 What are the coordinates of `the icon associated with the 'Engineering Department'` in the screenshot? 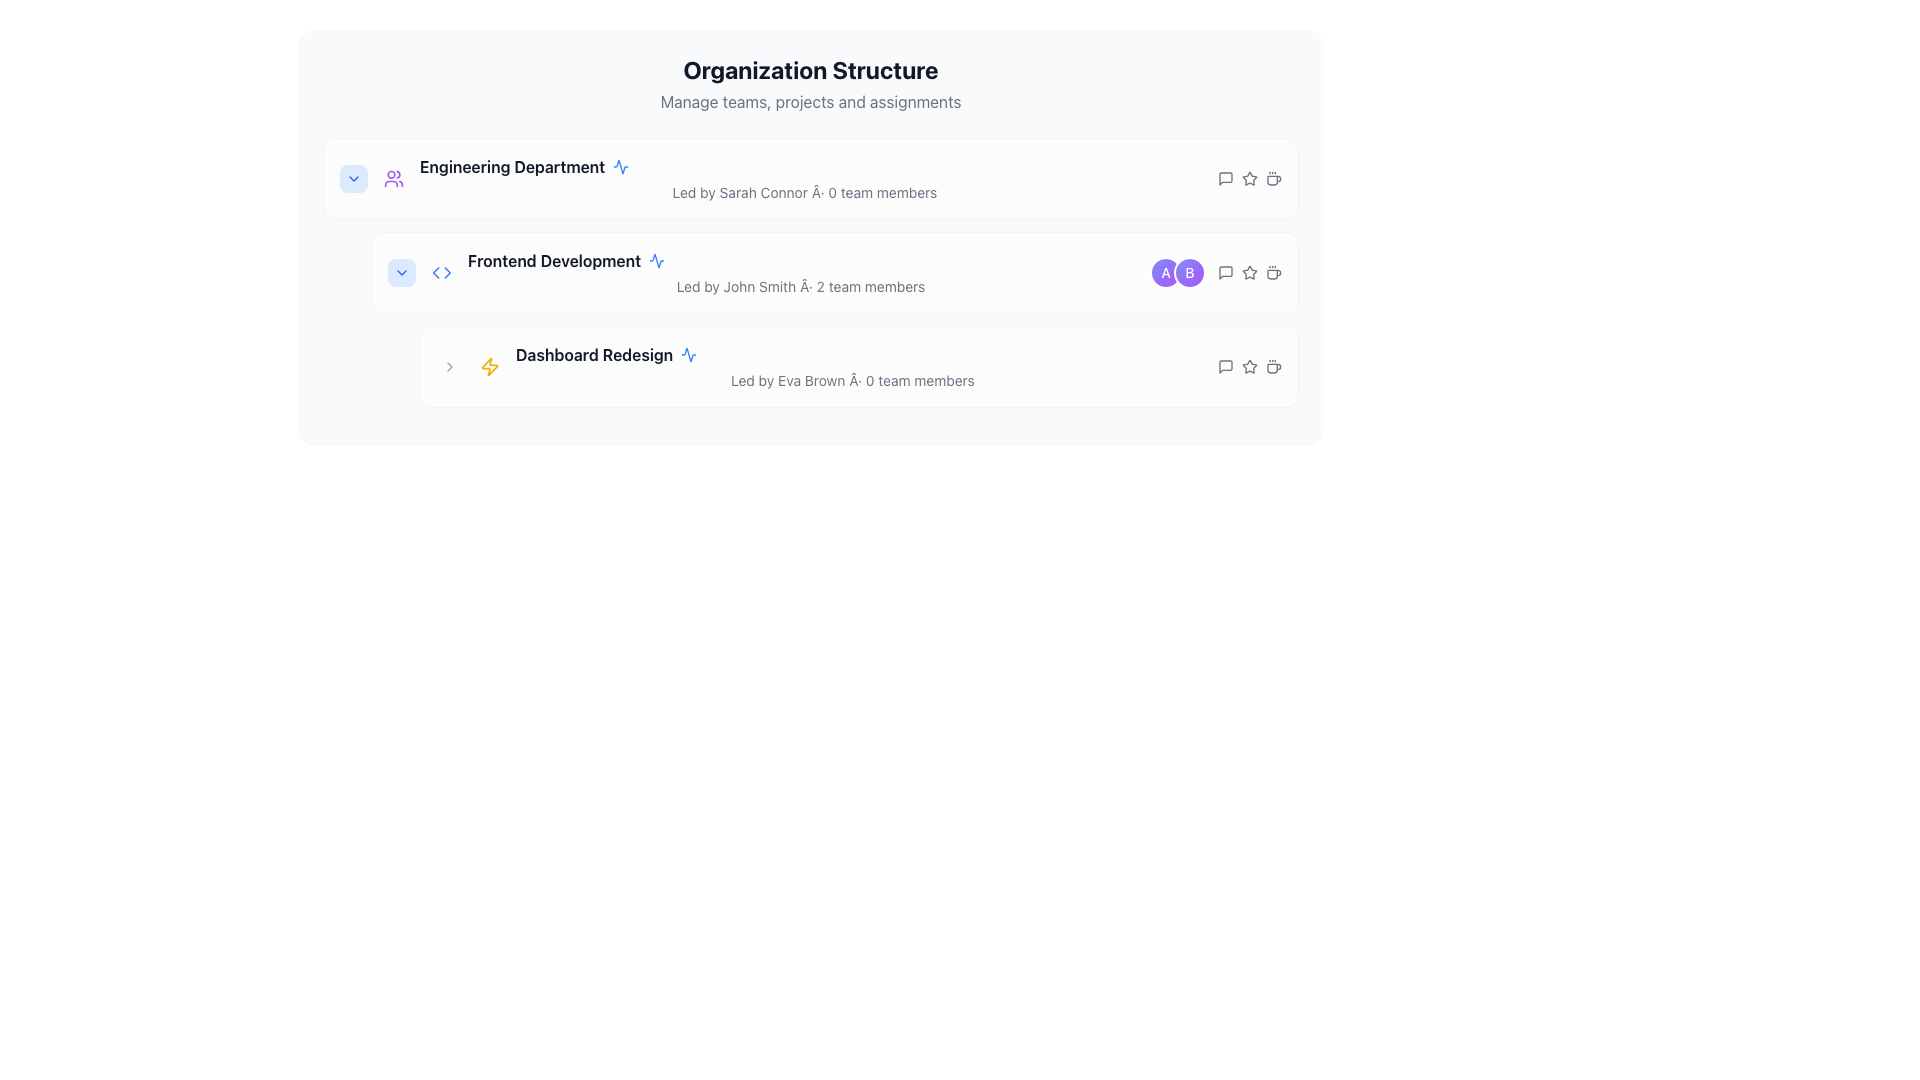 It's located at (620, 165).